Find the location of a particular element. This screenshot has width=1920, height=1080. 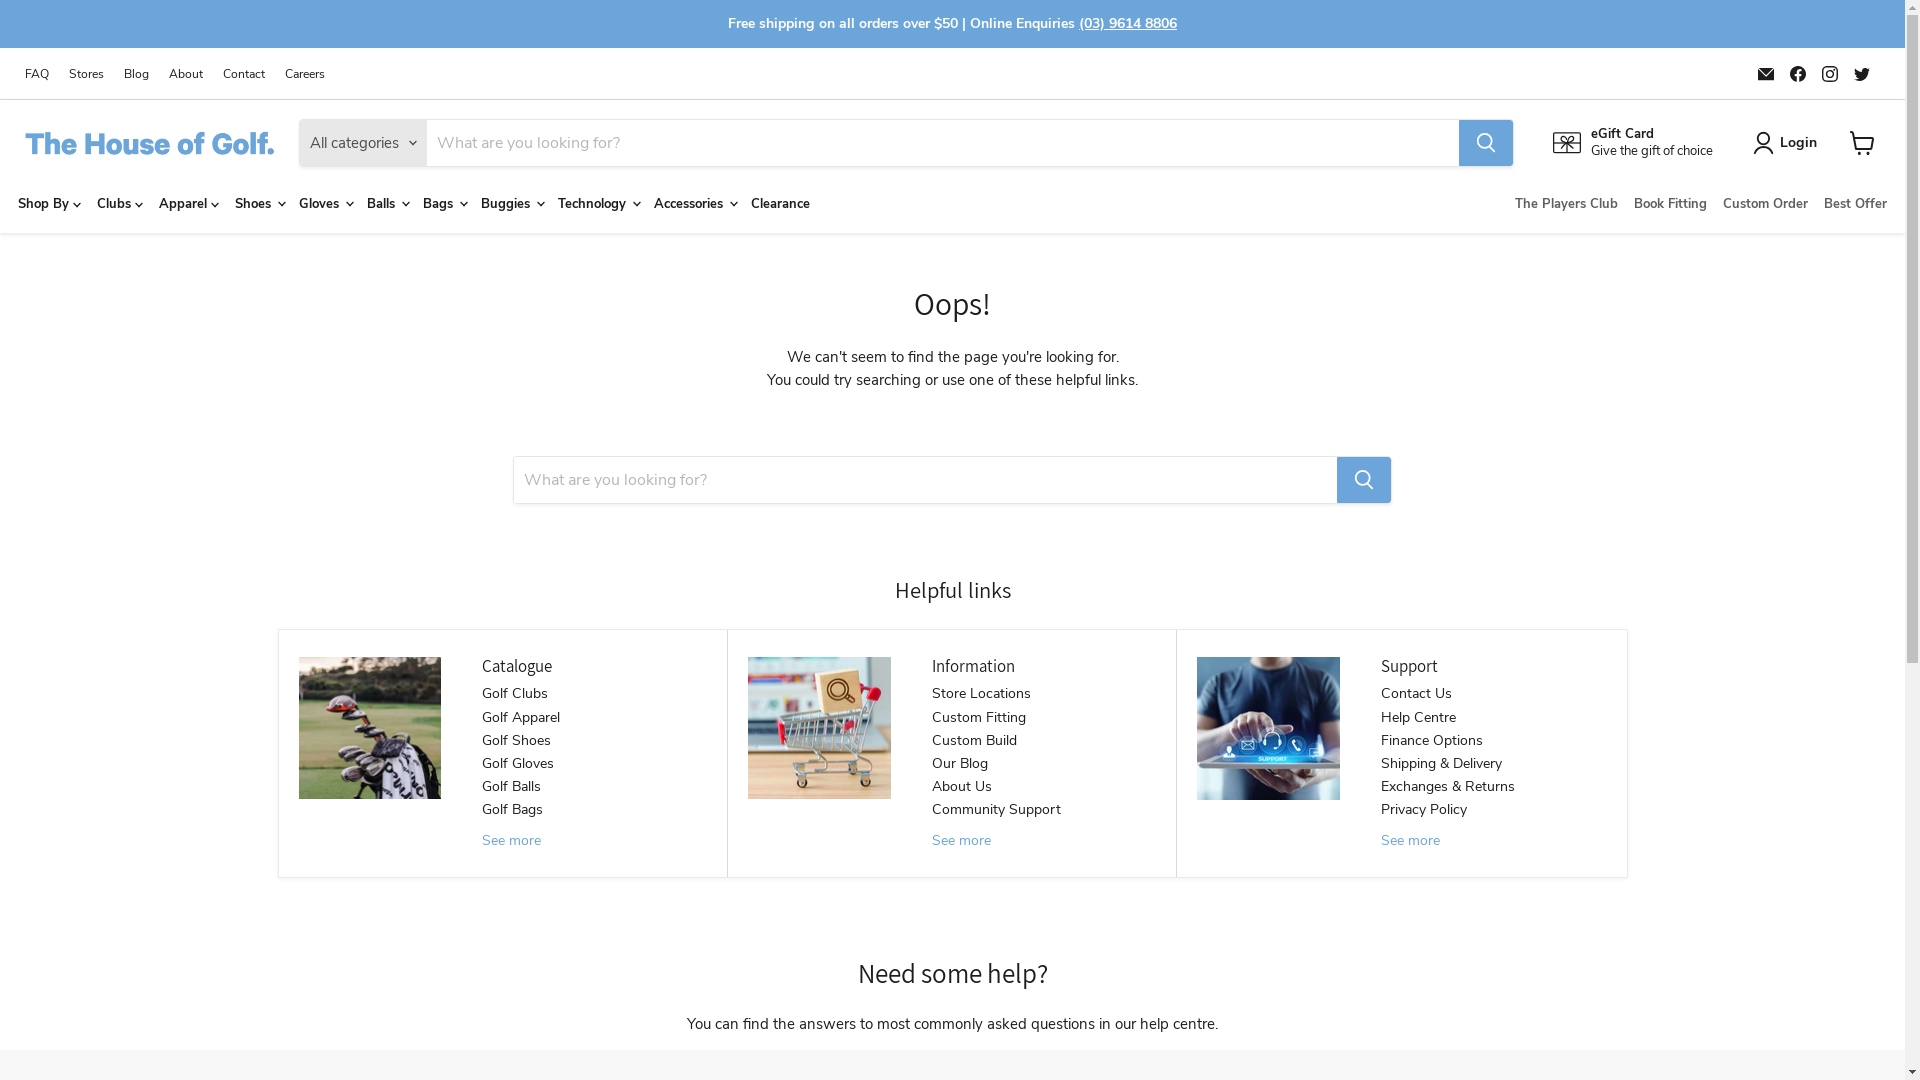

'Golf Clubs' is located at coordinates (514, 692).